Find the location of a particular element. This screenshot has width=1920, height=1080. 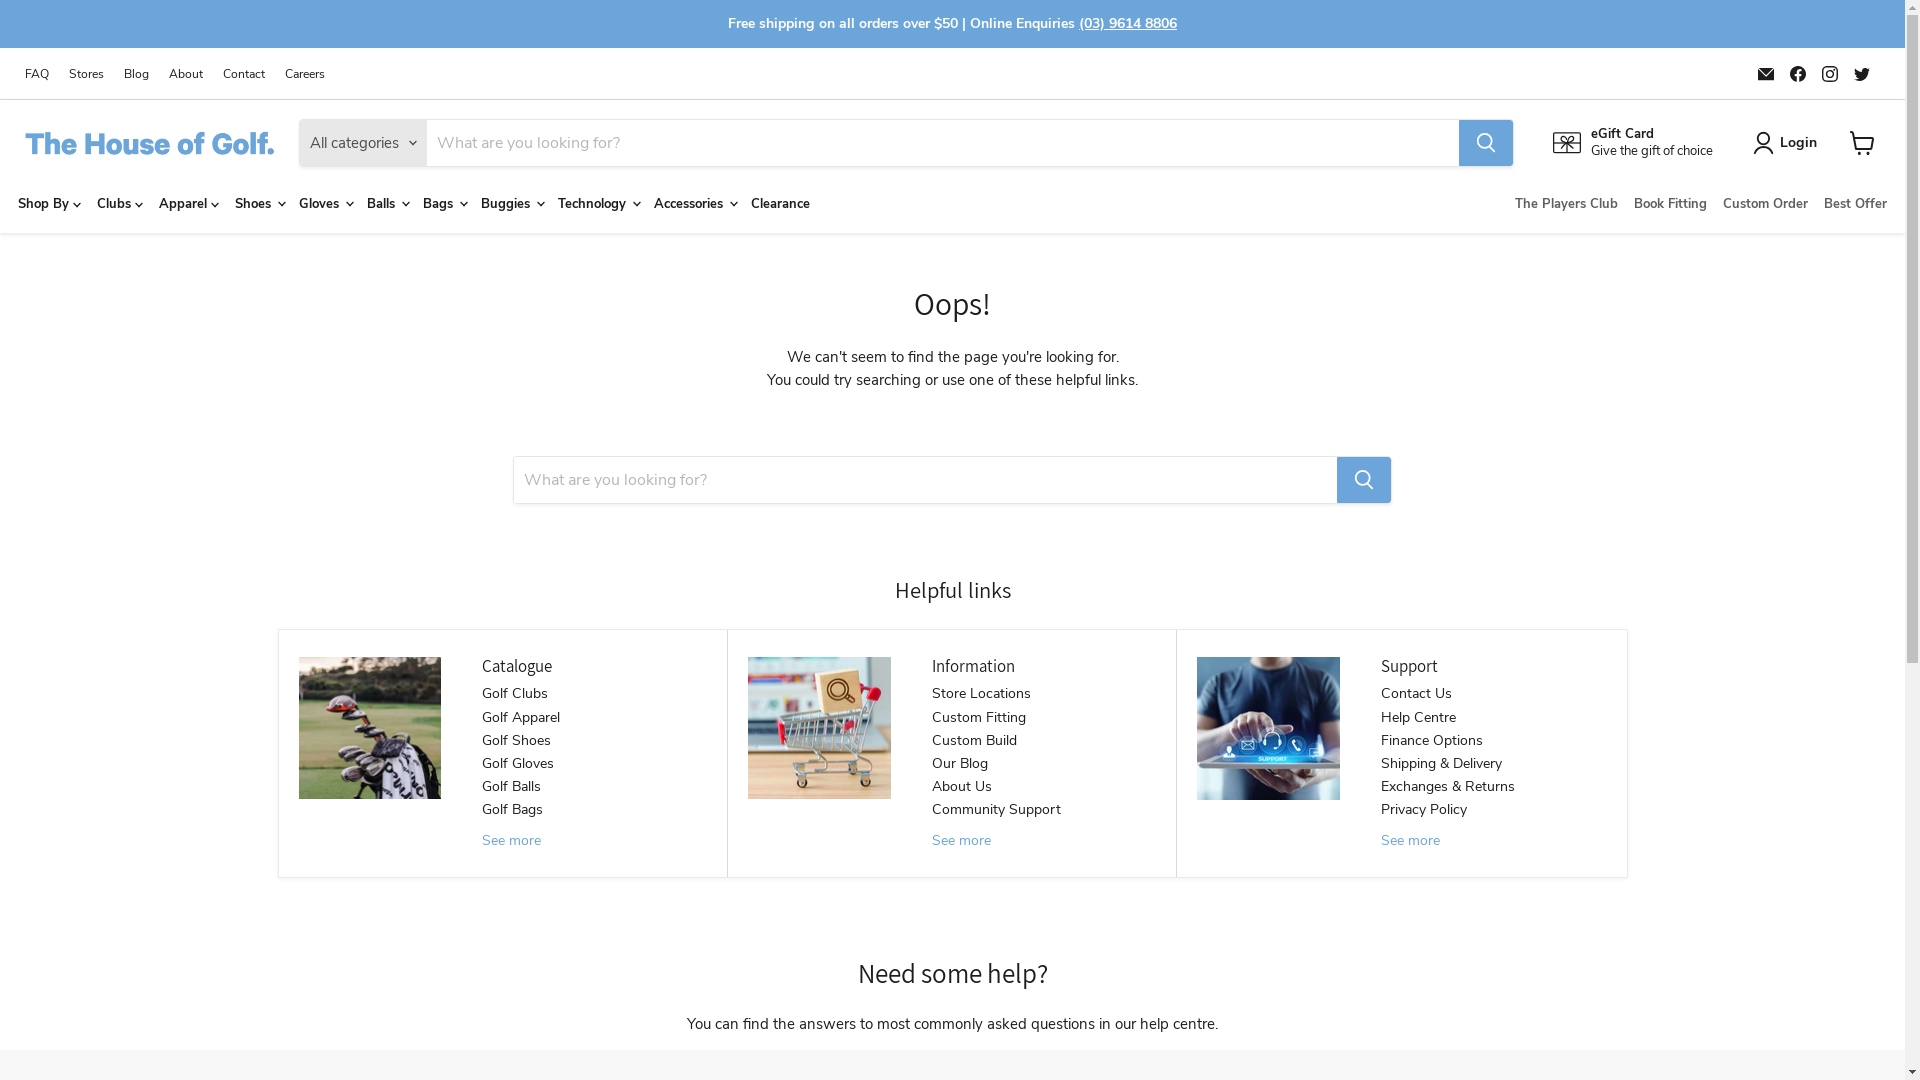

'Golf Clubs' is located at coordinates (514, 692).